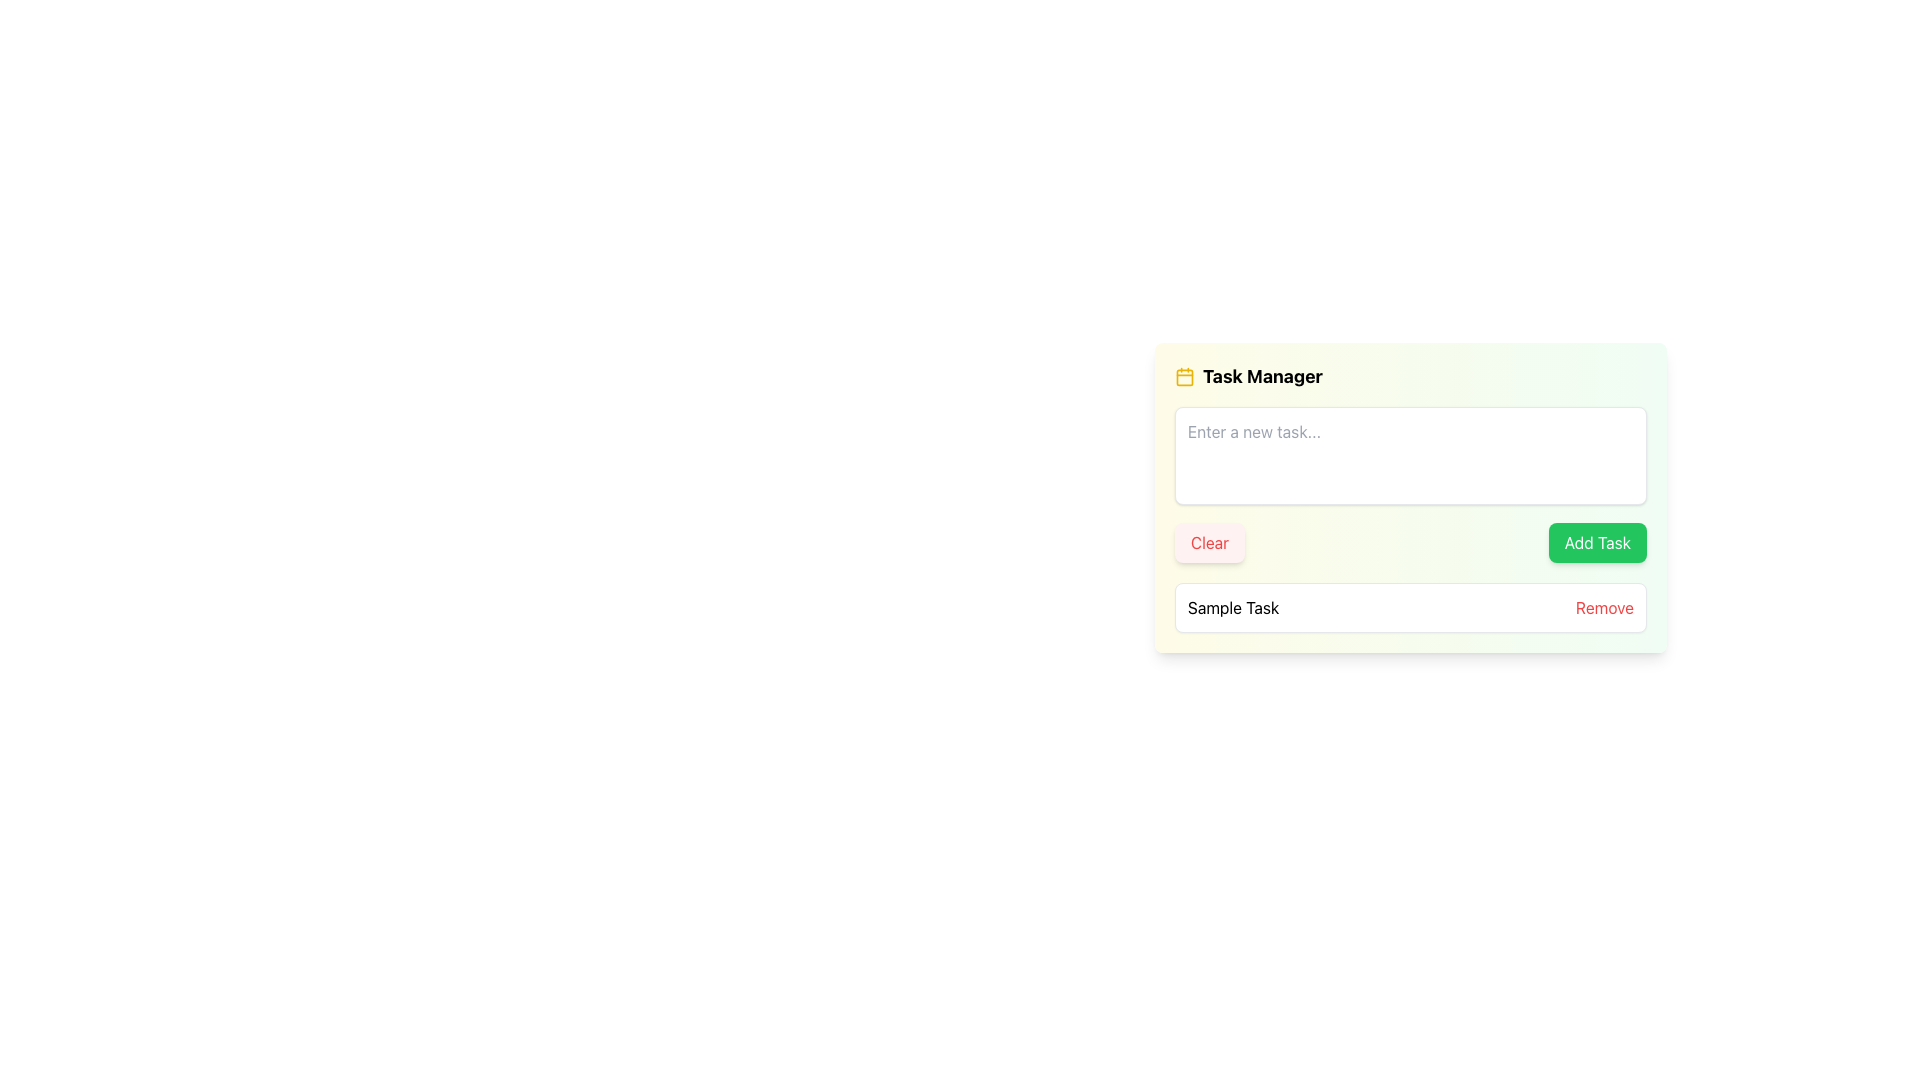  I want to click on the calendar icon located at the far left of the 'Task Manager' header, so click(1185, 377).